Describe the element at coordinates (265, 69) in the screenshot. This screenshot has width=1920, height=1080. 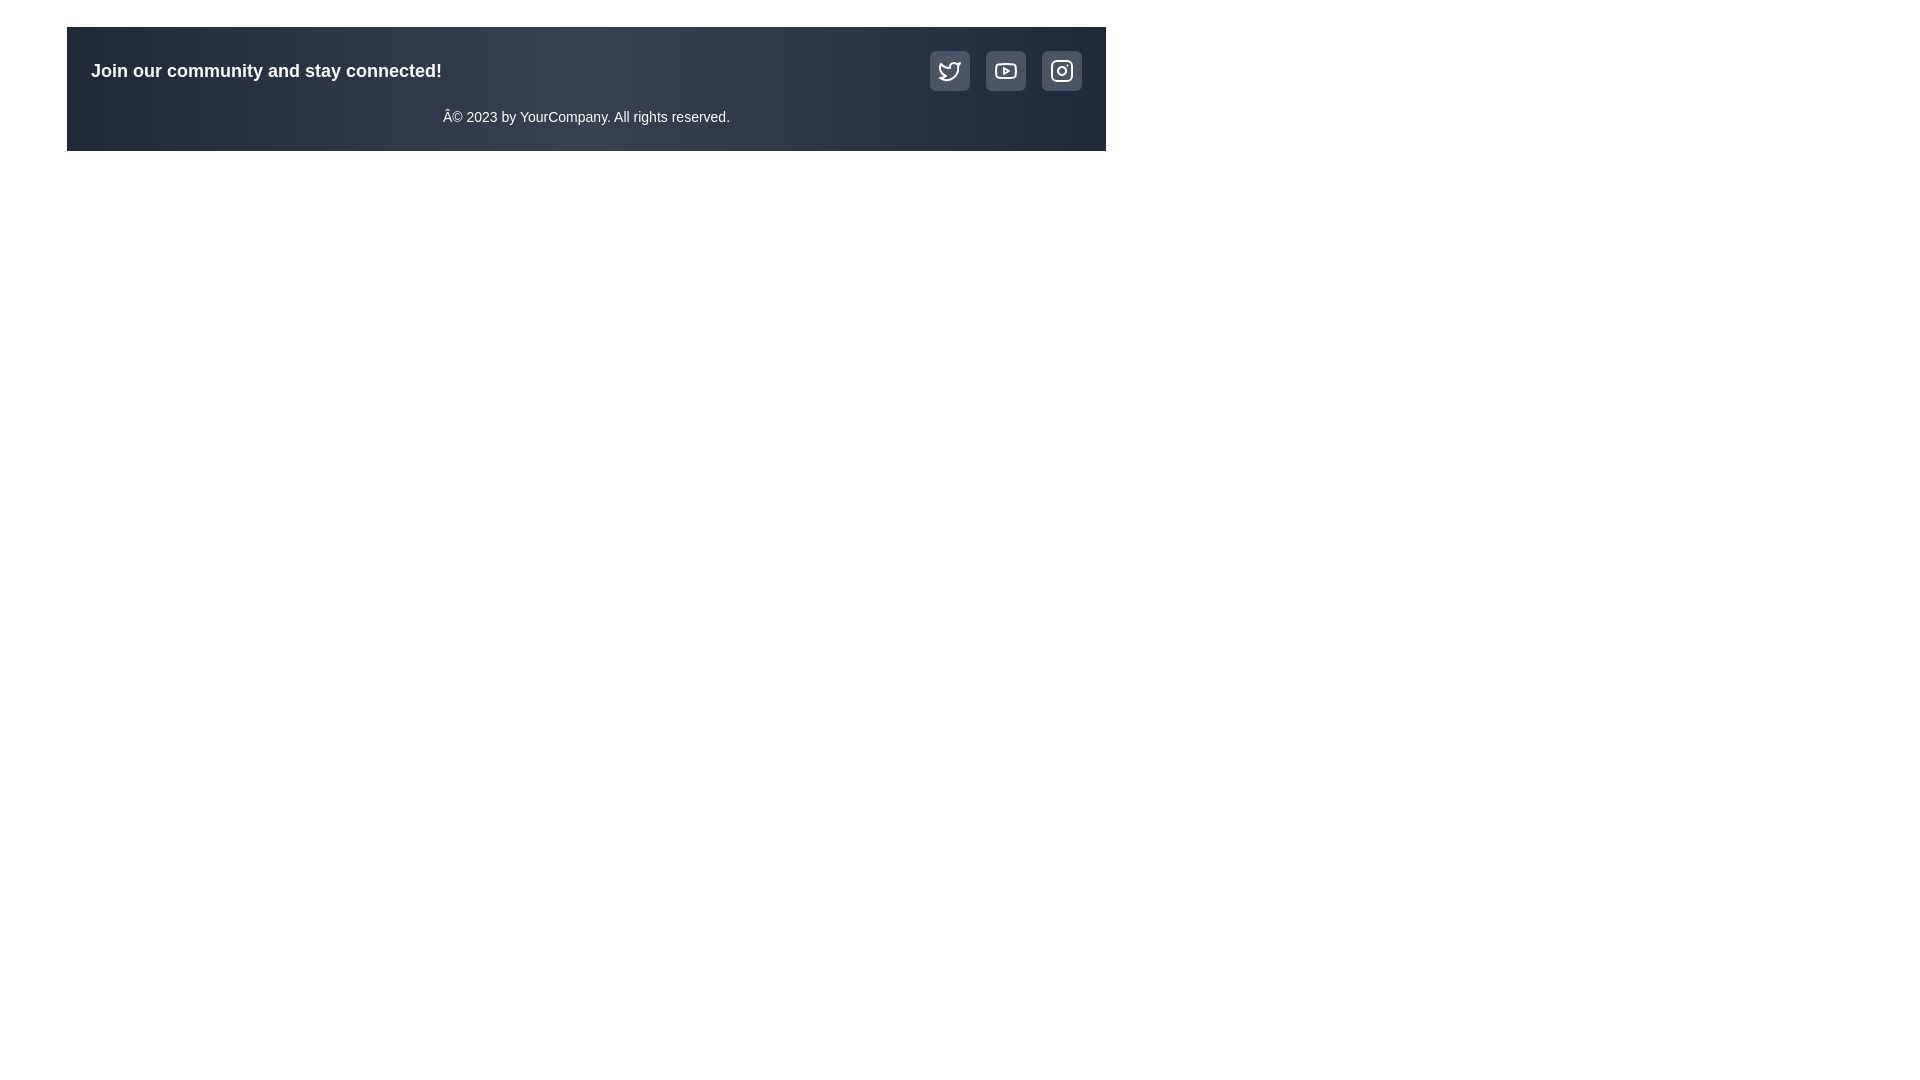
I see `text content of the bold and large text component displaying 'Join our community and stay connected!' located on the dark background near the top-left portion of the navigation-like bar` at that location.